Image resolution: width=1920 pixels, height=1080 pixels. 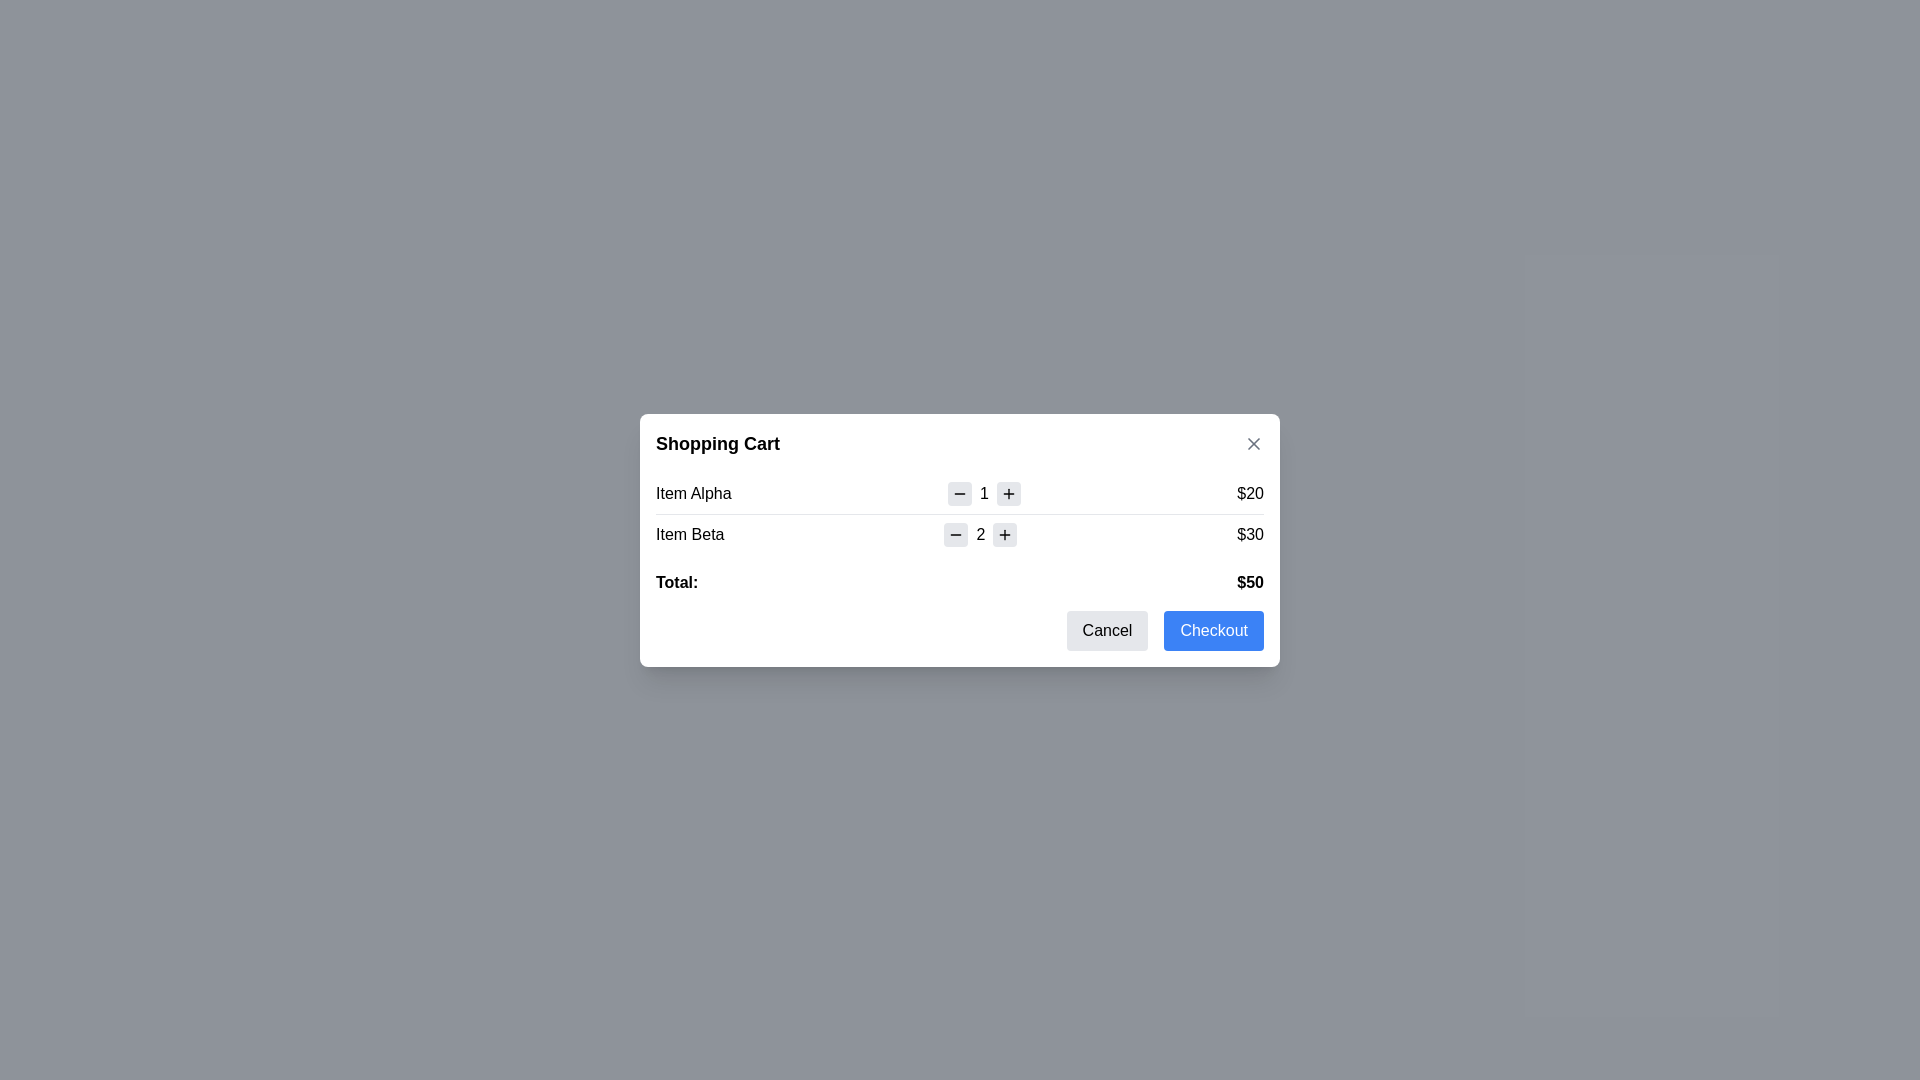 I want to click on the bold number '2' in the quantity adjustment controls for 'Item Beta', so click(x=980, y=533).